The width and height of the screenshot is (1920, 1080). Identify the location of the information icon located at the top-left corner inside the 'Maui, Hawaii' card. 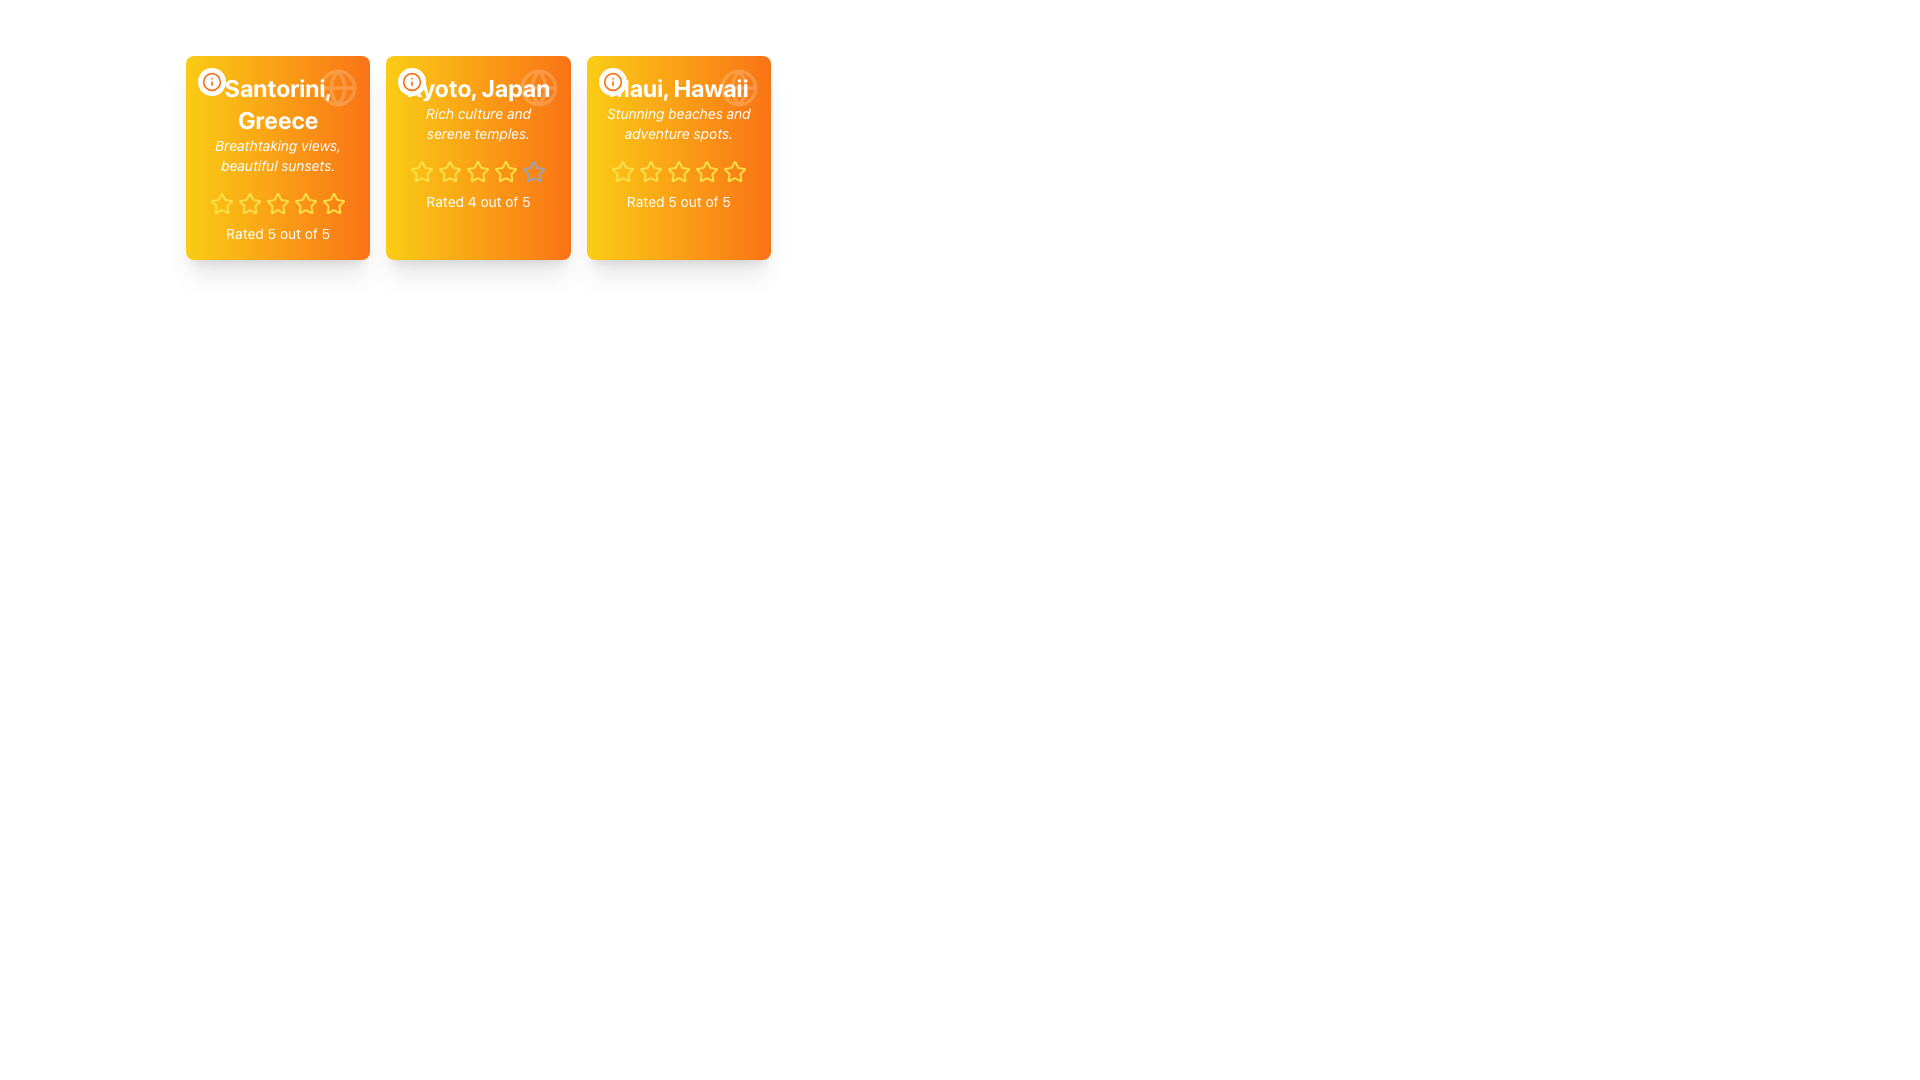
(611, 80).